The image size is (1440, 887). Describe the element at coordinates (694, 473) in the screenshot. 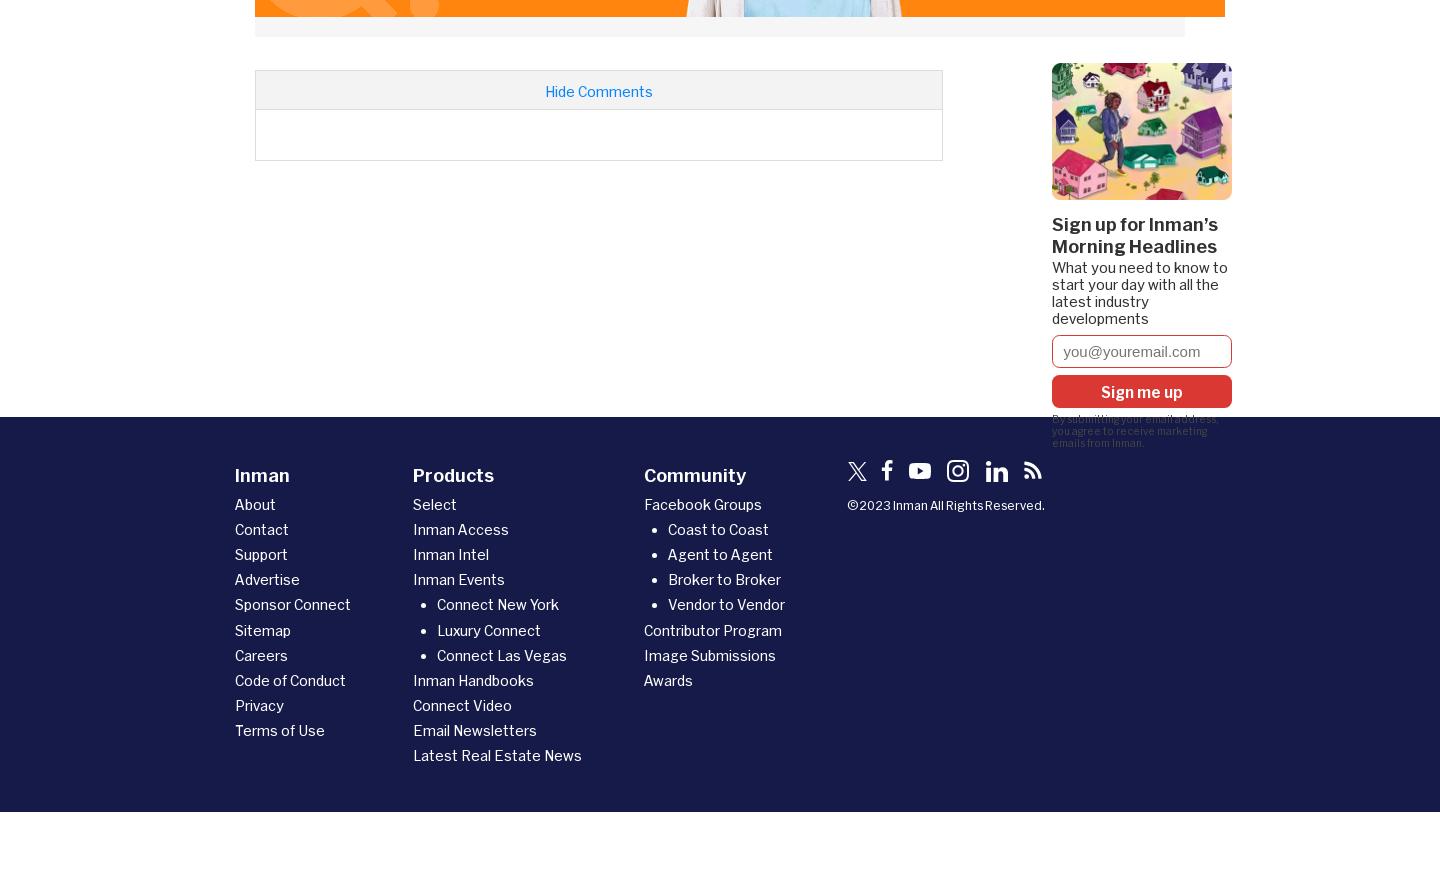

I see `'Community'` at that location.